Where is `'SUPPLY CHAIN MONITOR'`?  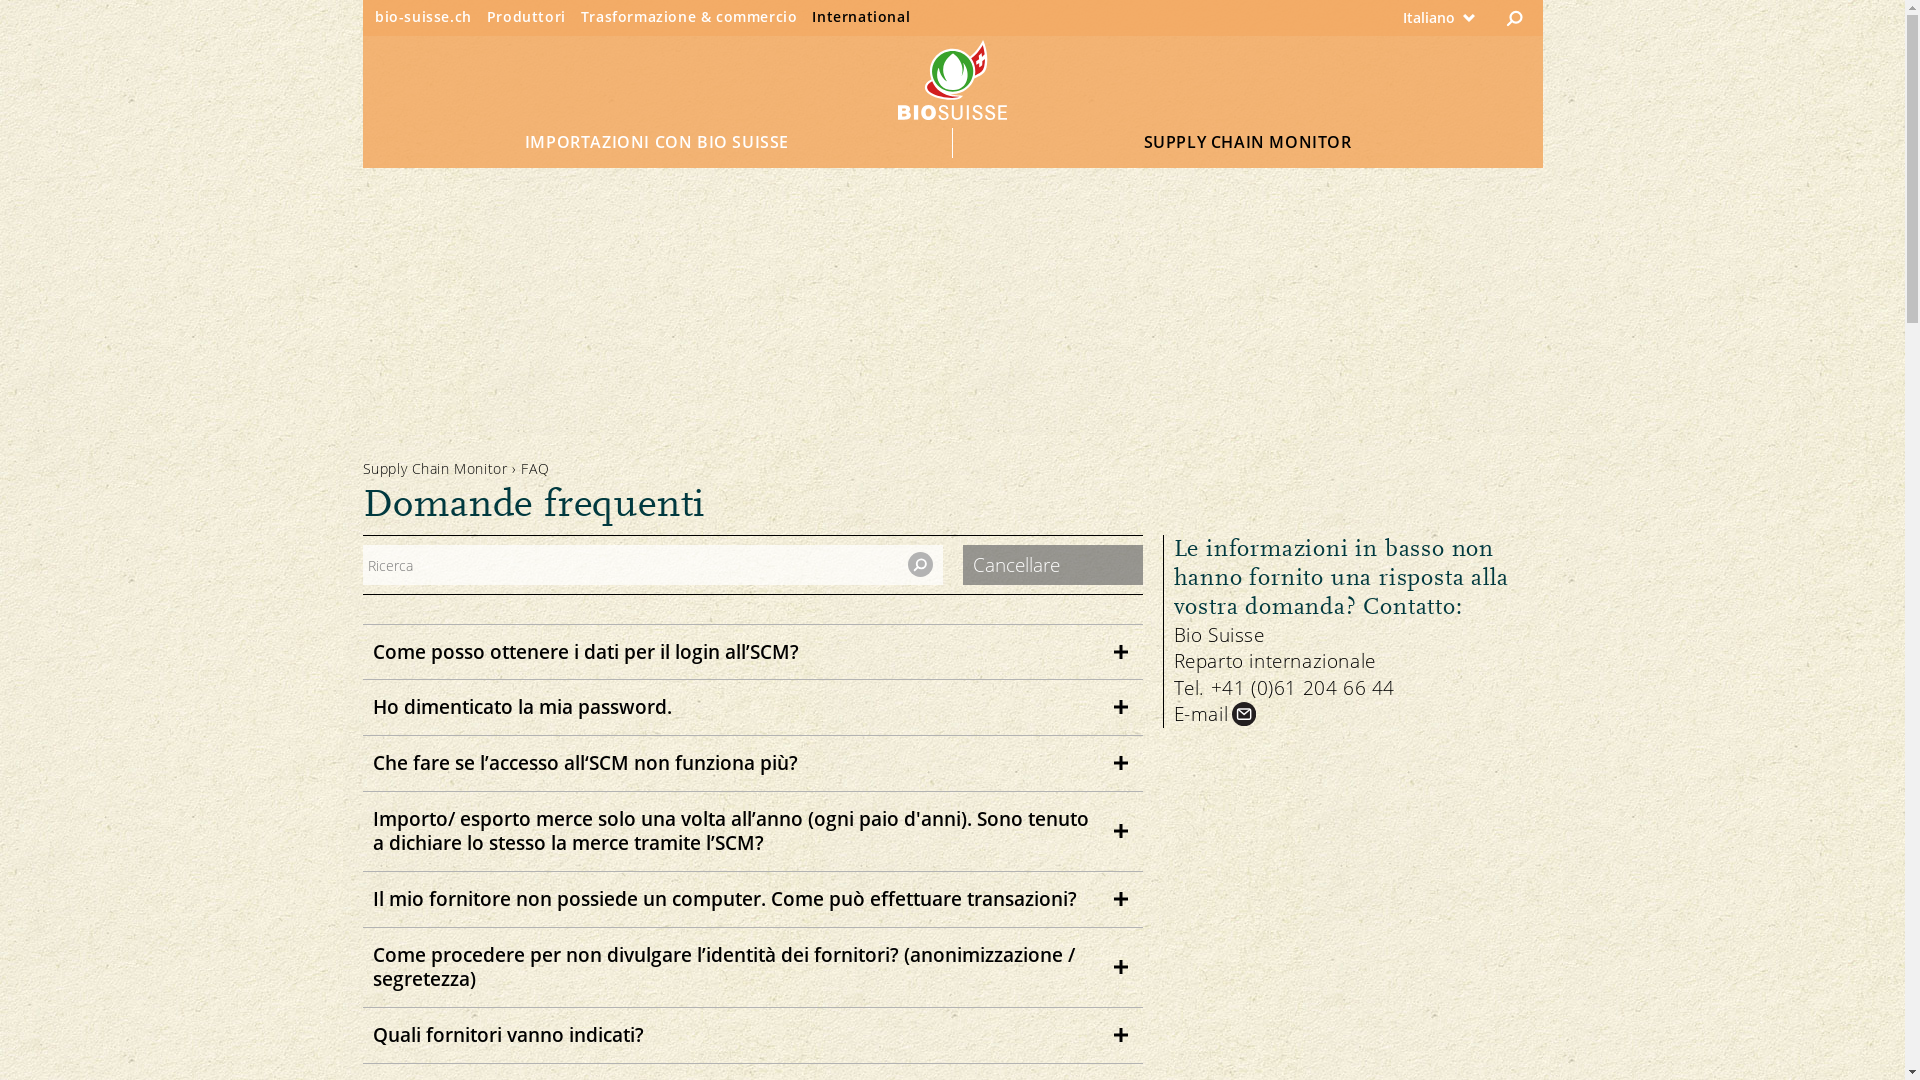 'SUPPLY CHAIN MONITOR' is located at coordinates (1246, 141).